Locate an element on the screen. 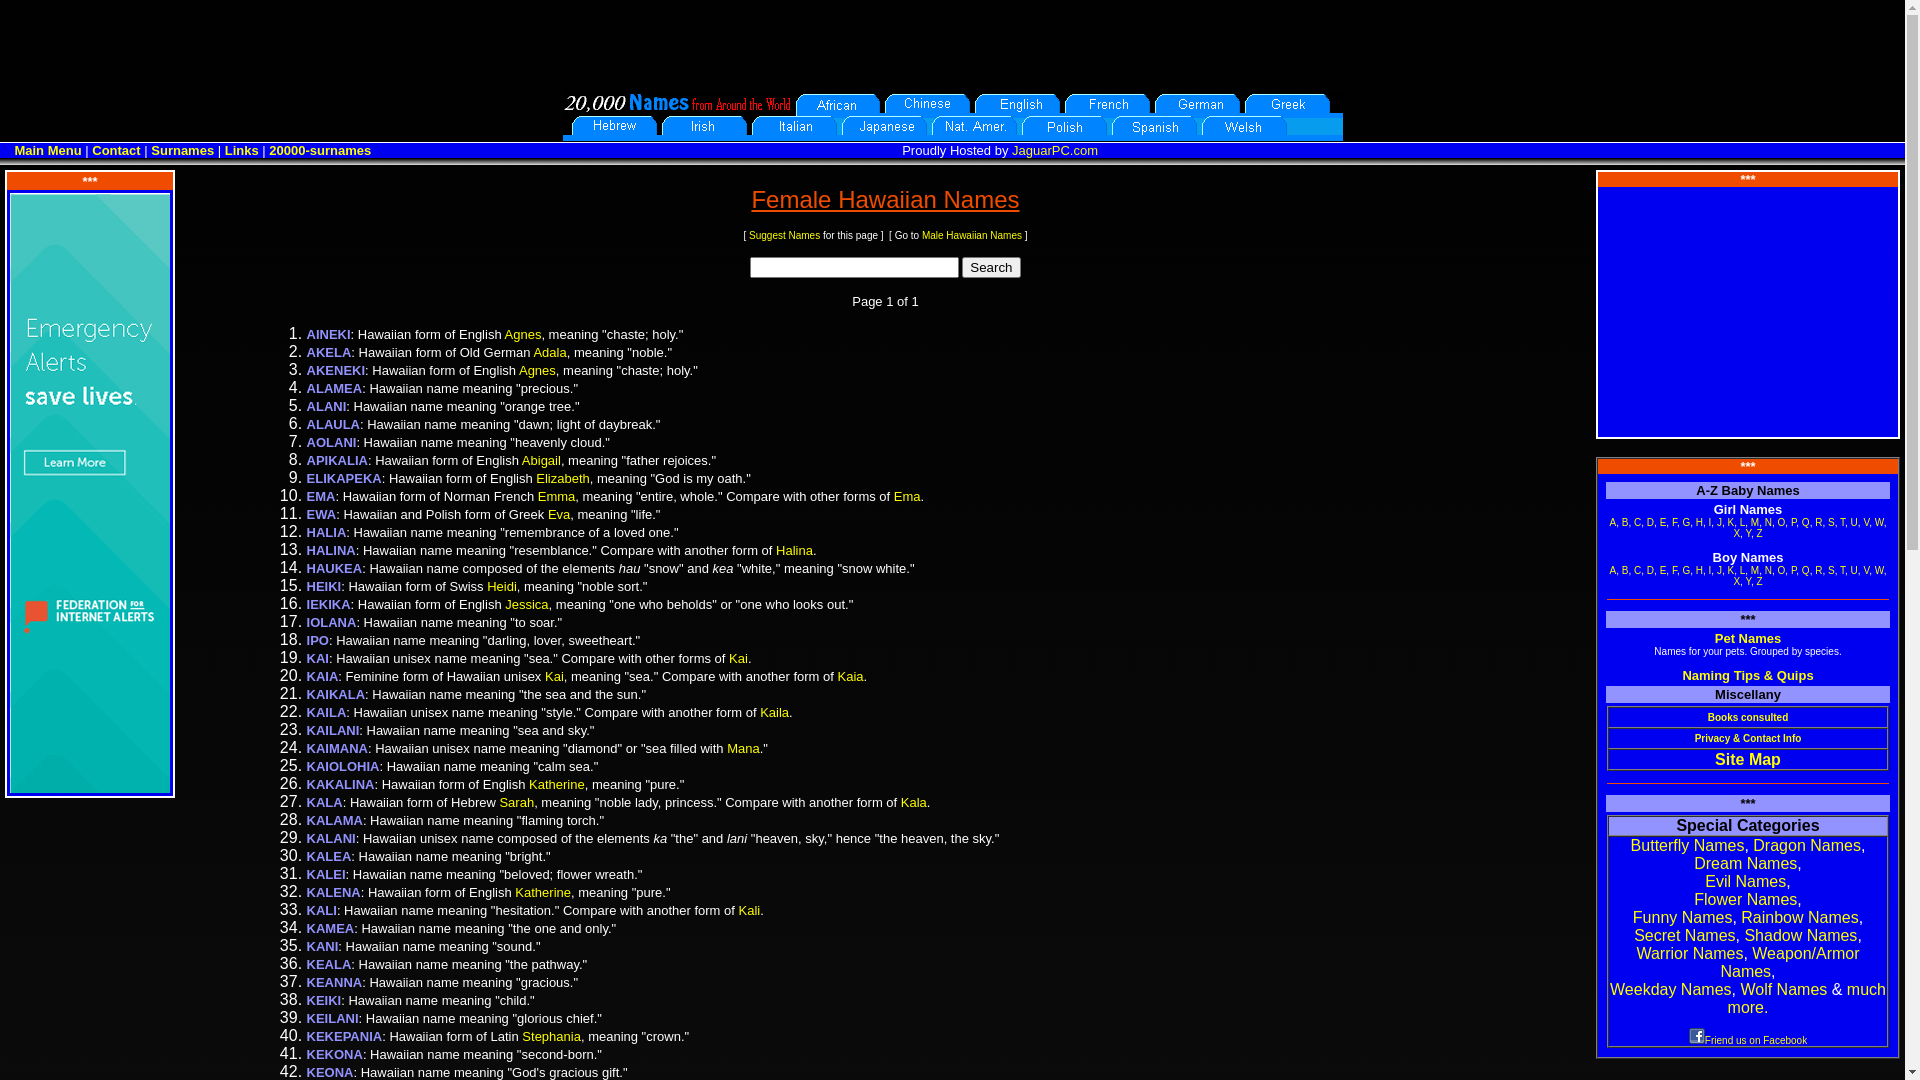 The image size is (1920, 1080). 'I' is located at coordinates (1709, 521).